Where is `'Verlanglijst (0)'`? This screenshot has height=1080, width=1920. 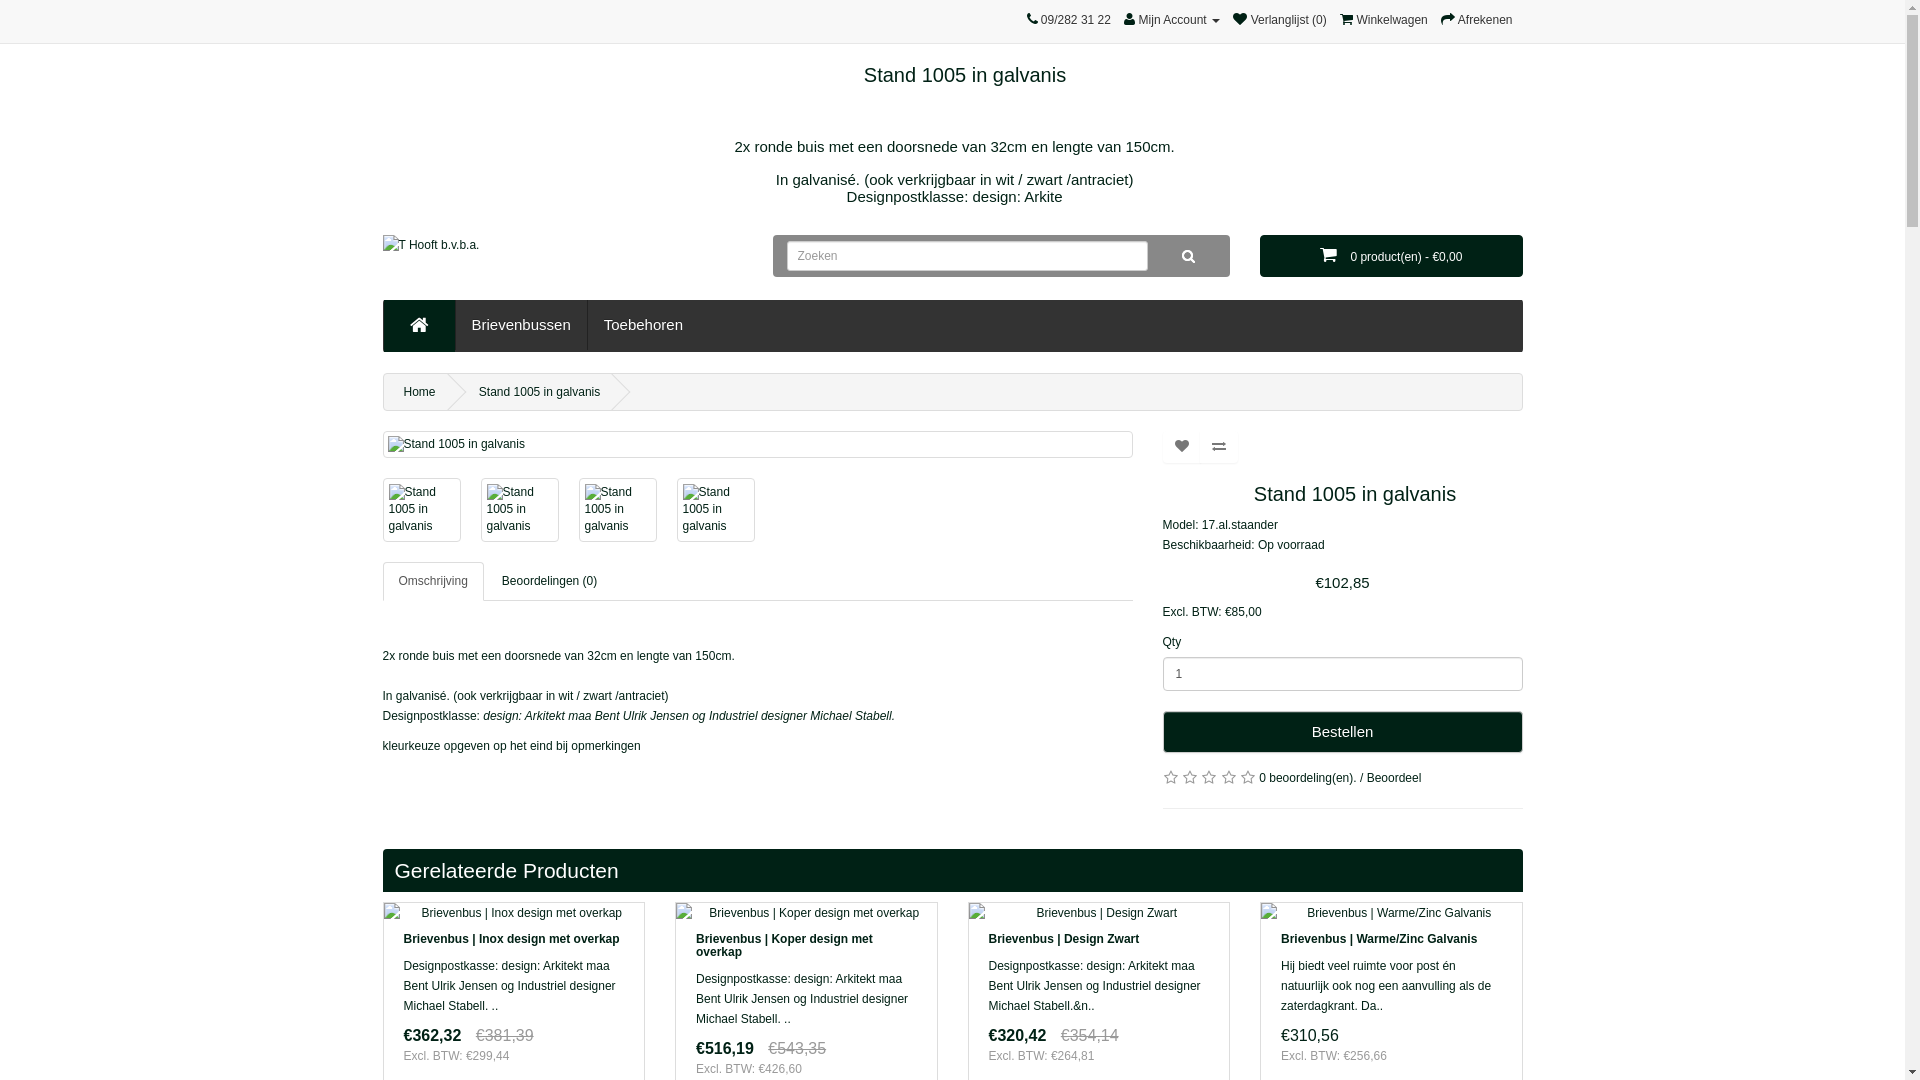 'Verlanglijst (0)' is located at coordinates (1278, 19).